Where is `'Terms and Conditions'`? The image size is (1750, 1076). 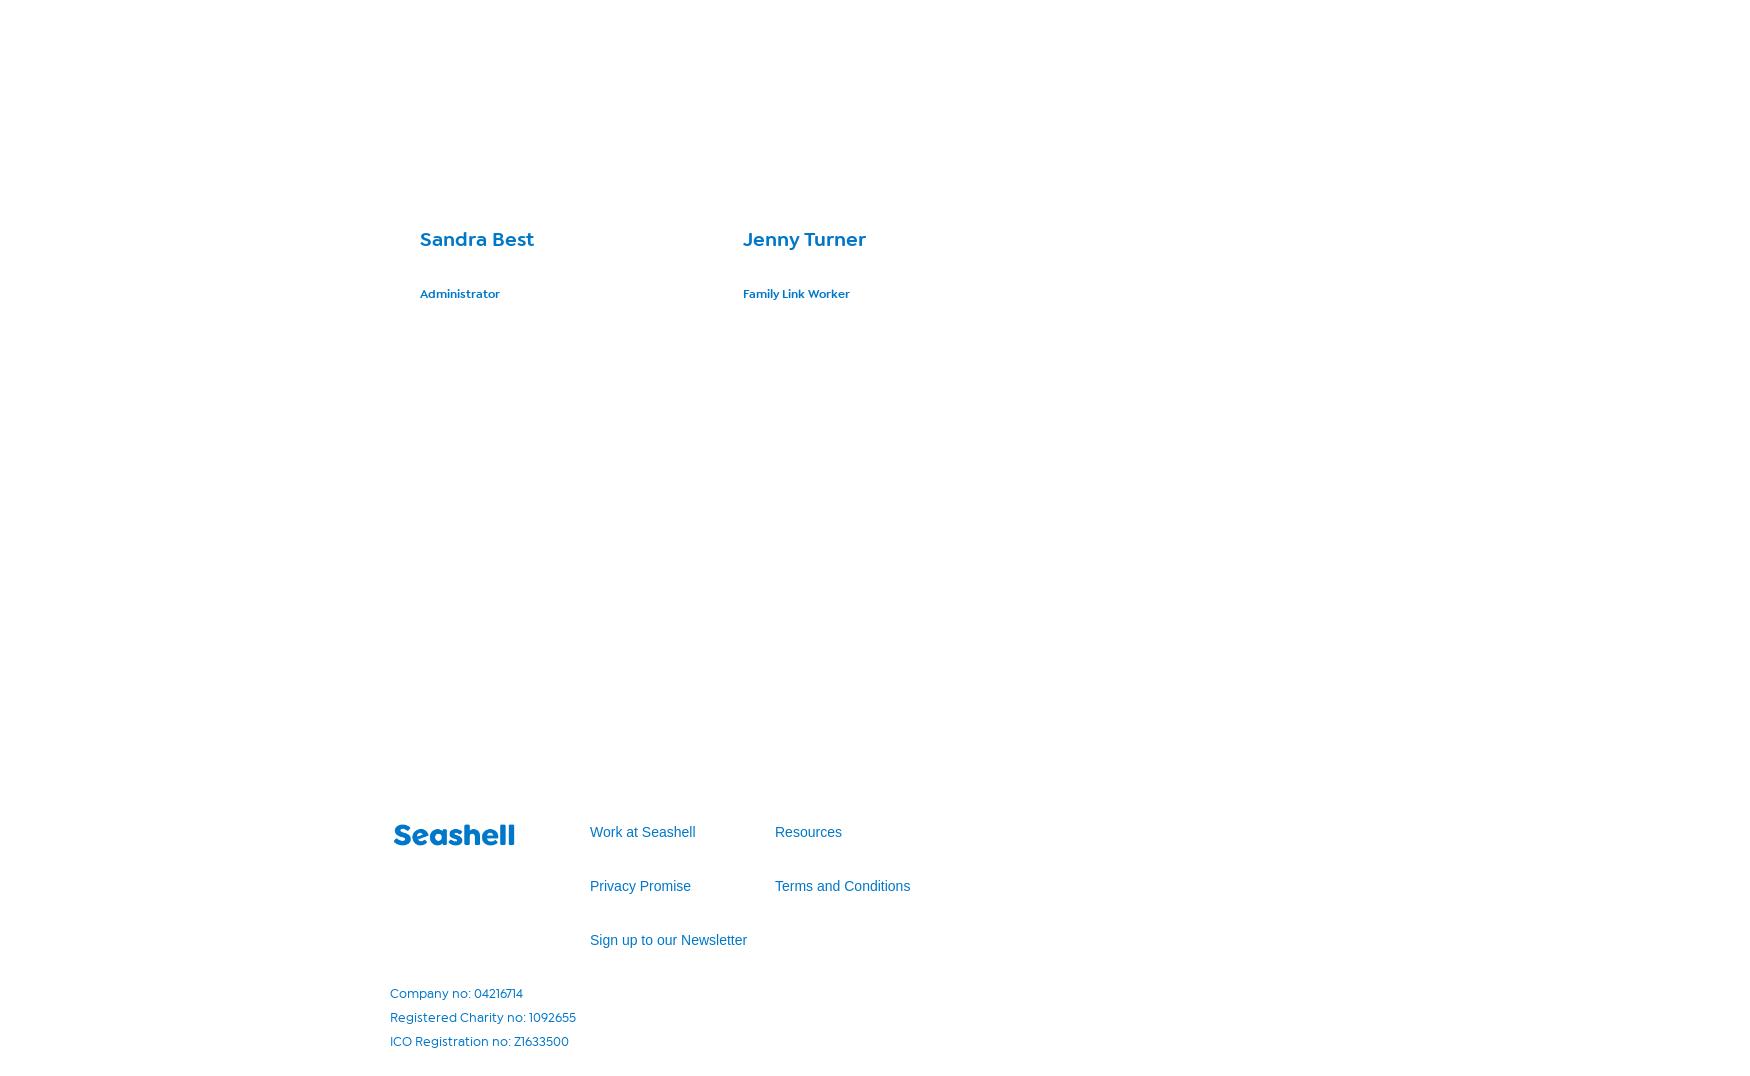
'Terms and Conditions' is located at coordinates (842, 885).